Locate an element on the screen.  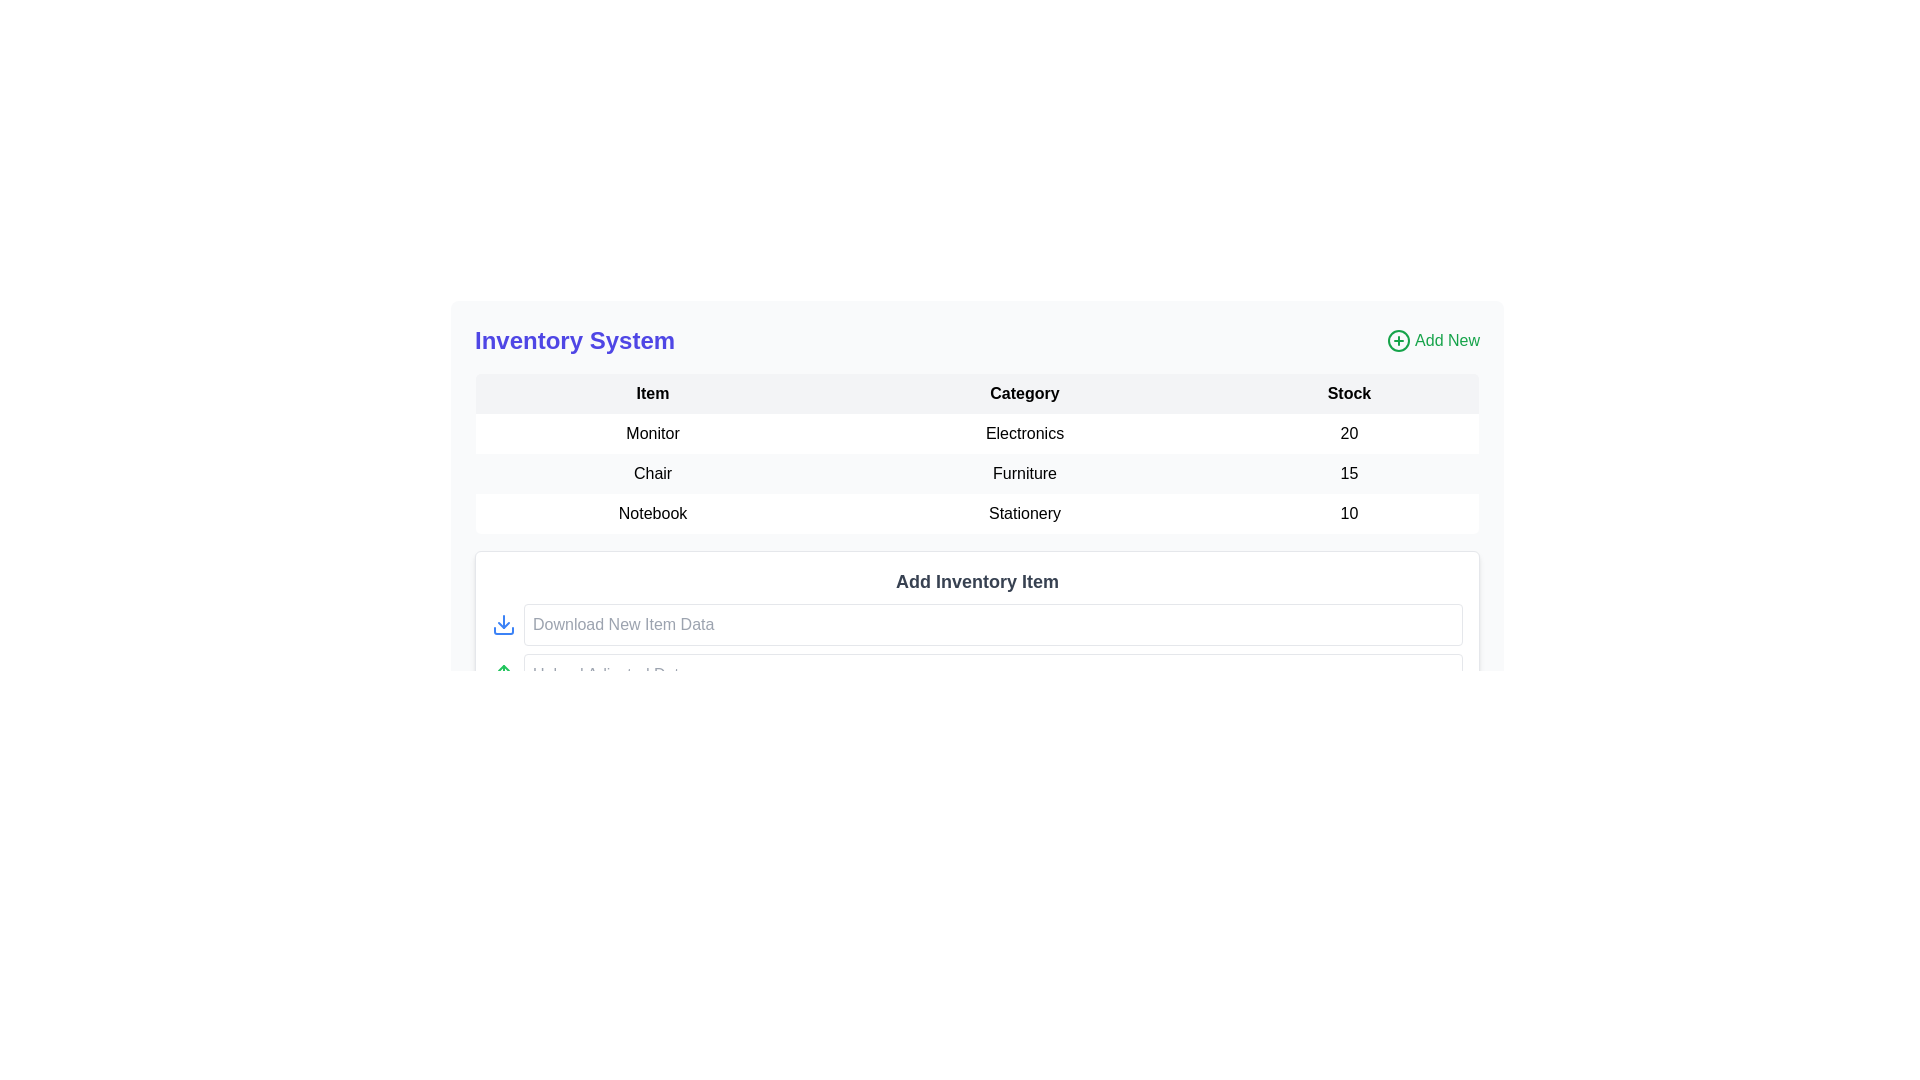
the 'Notebook' text label displayed in a bold style, which is the first cell in a row of a table layout is located at coordinates (652, 513).